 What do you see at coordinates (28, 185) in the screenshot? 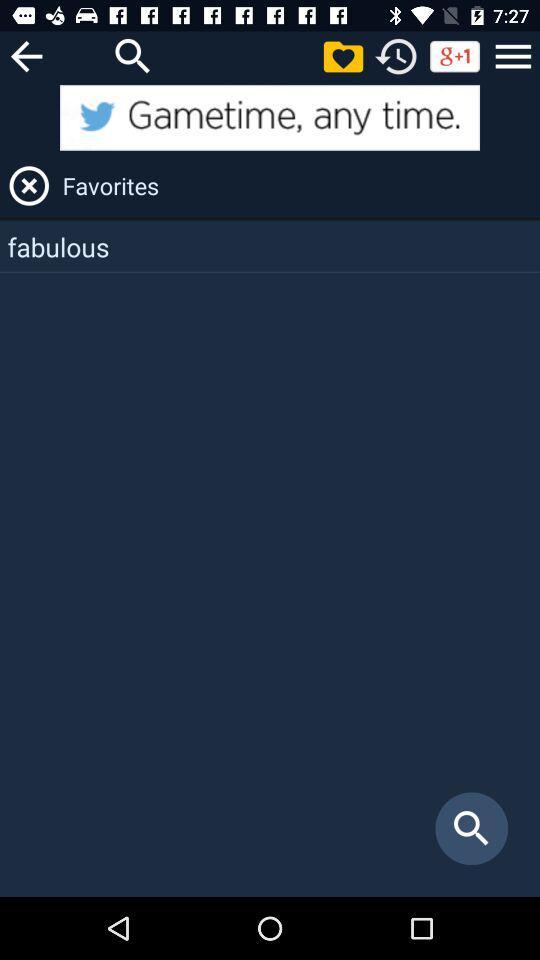
I see `favourites` at bounding box center [28, 185].